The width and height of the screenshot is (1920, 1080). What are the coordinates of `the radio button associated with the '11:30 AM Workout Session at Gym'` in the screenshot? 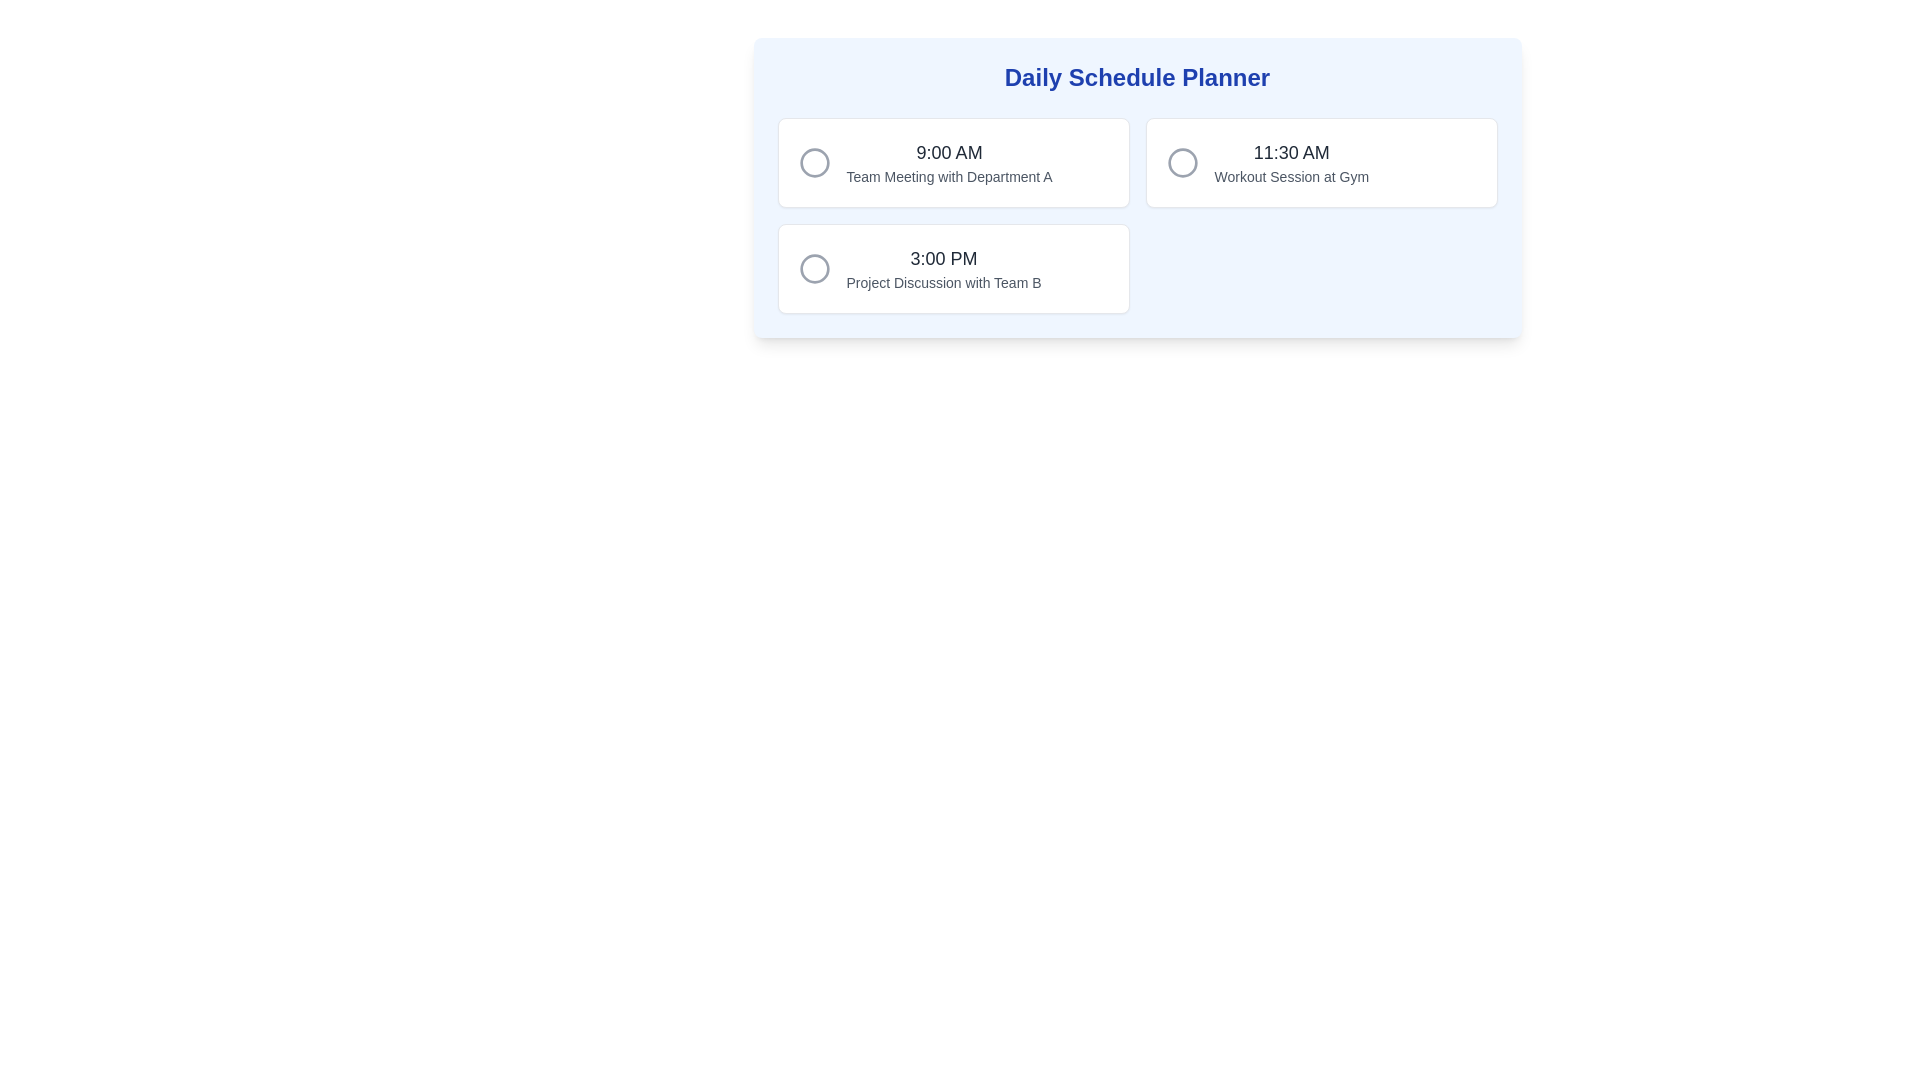 It's located at (1182, 161).